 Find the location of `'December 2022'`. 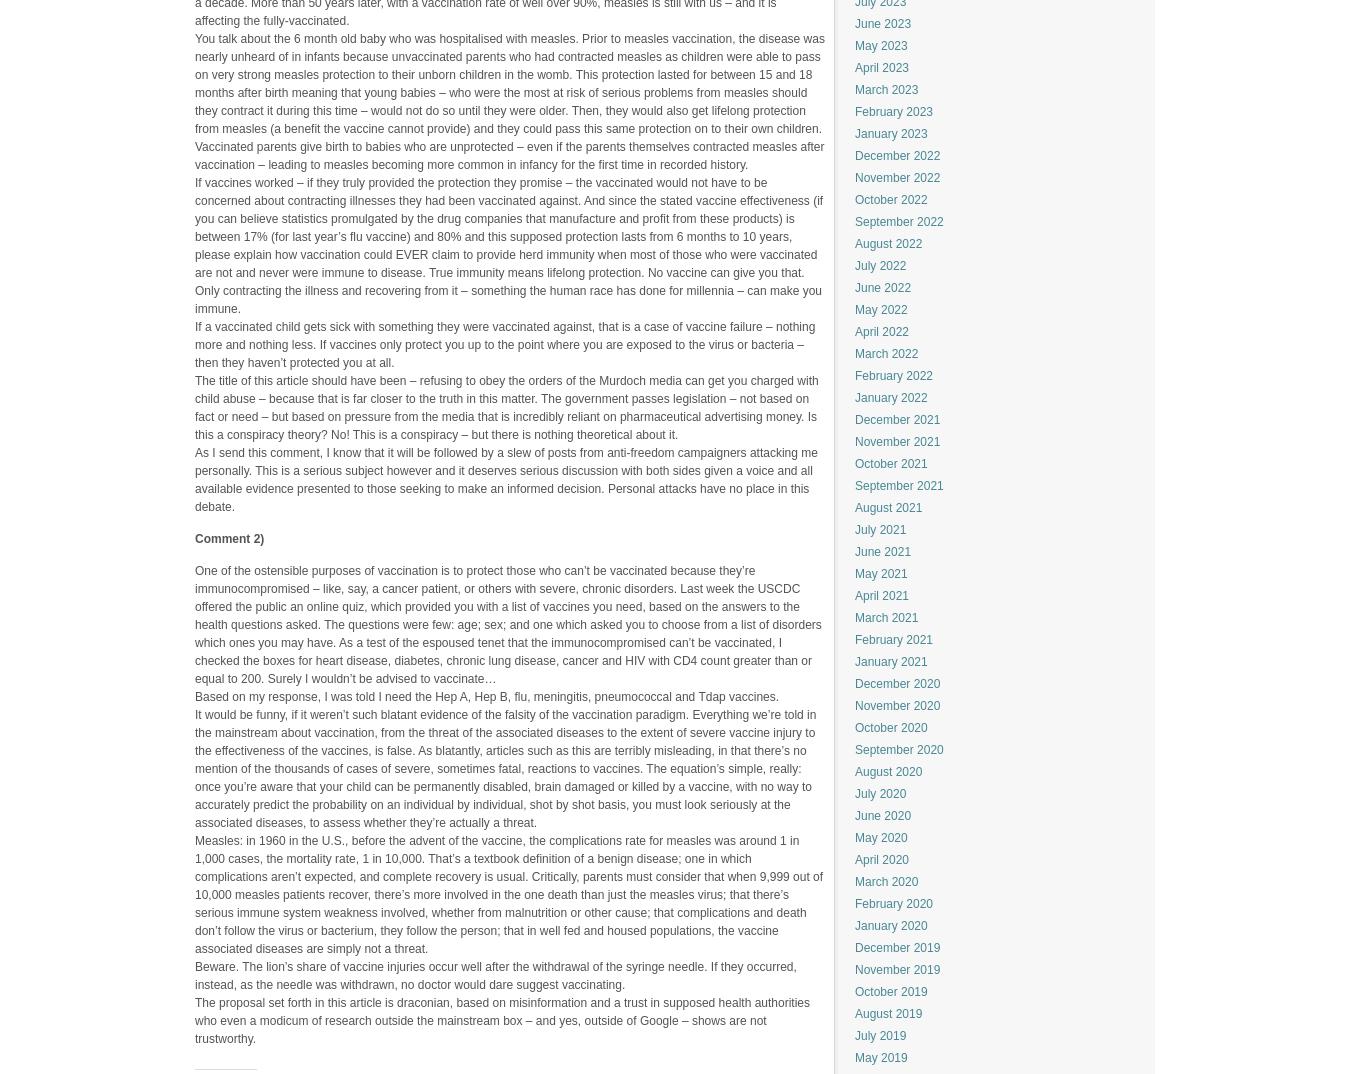

'December 2022' is located at coordinates (897, 155).